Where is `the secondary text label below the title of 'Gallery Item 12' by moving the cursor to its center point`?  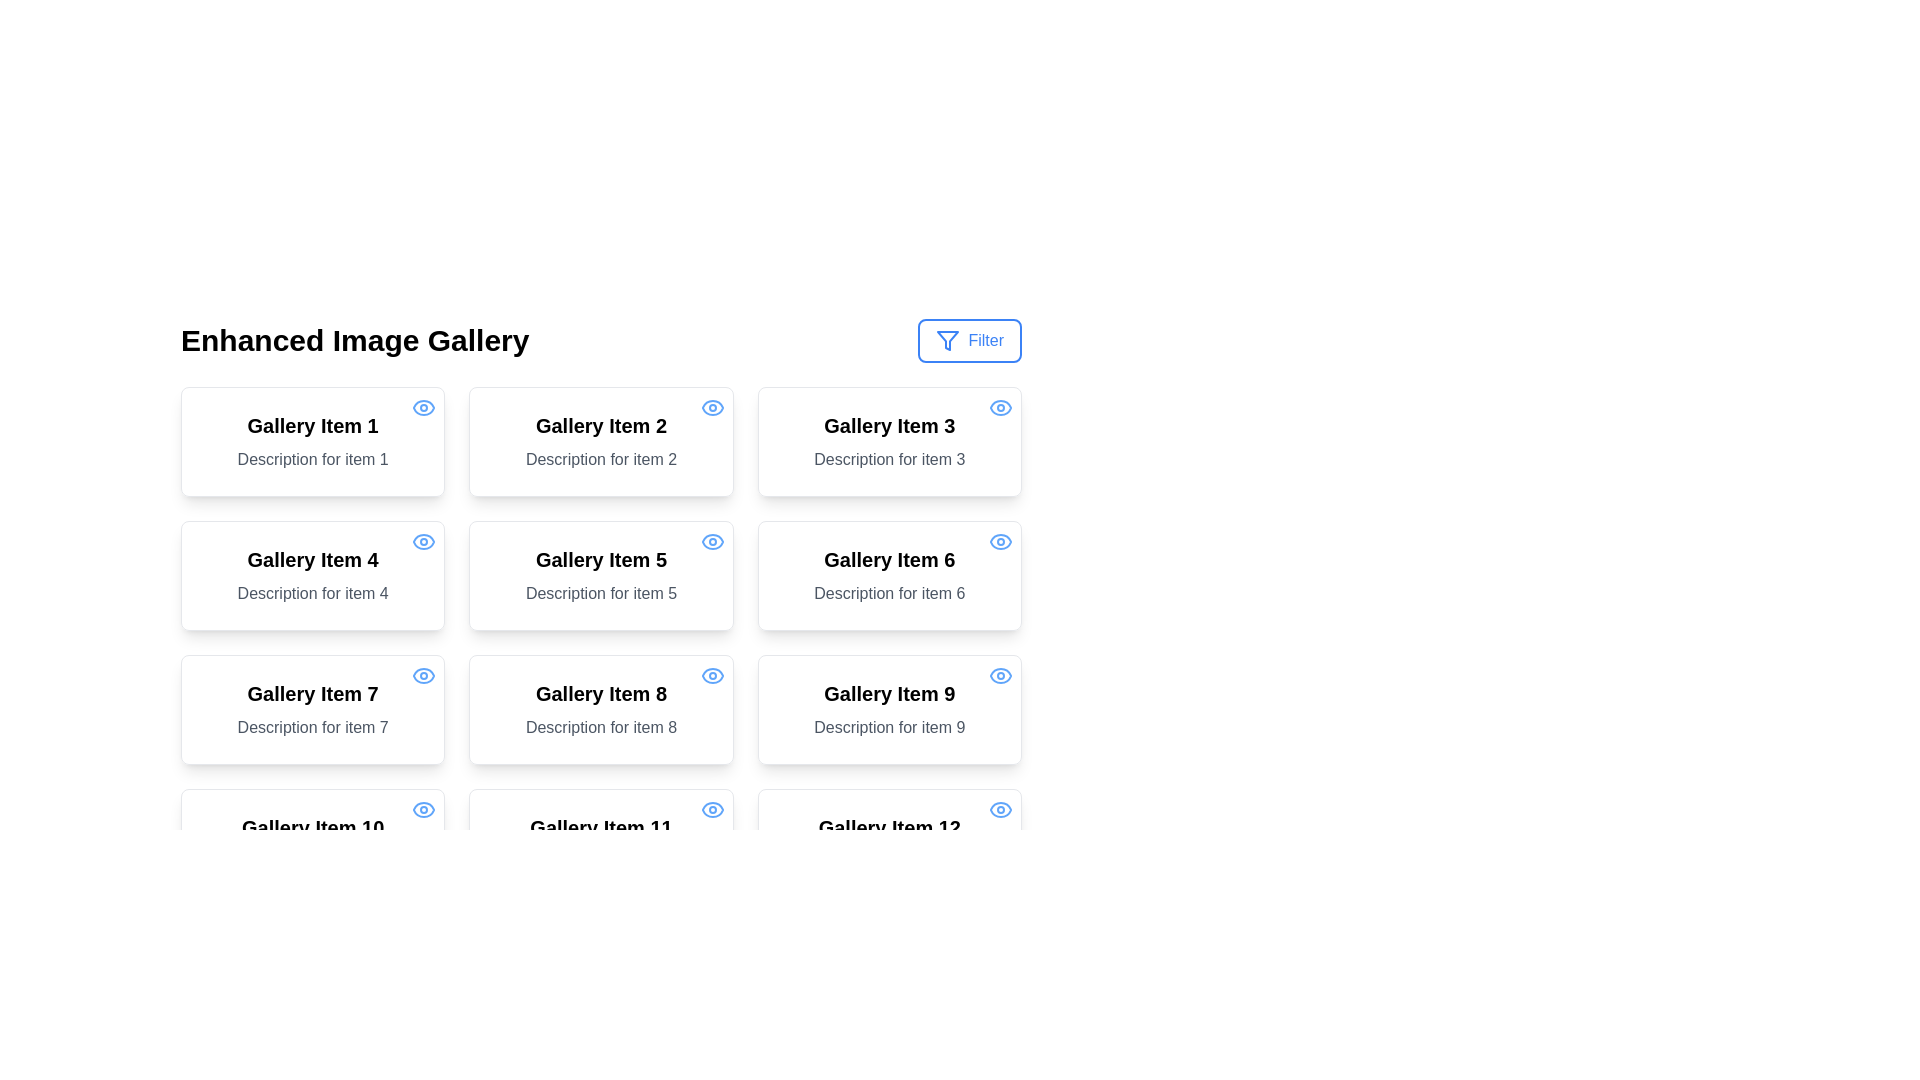 the secondary text label below the title of 'Gallery Item 12' by moving the cursor to its center point is located at coordinates (888, 860).